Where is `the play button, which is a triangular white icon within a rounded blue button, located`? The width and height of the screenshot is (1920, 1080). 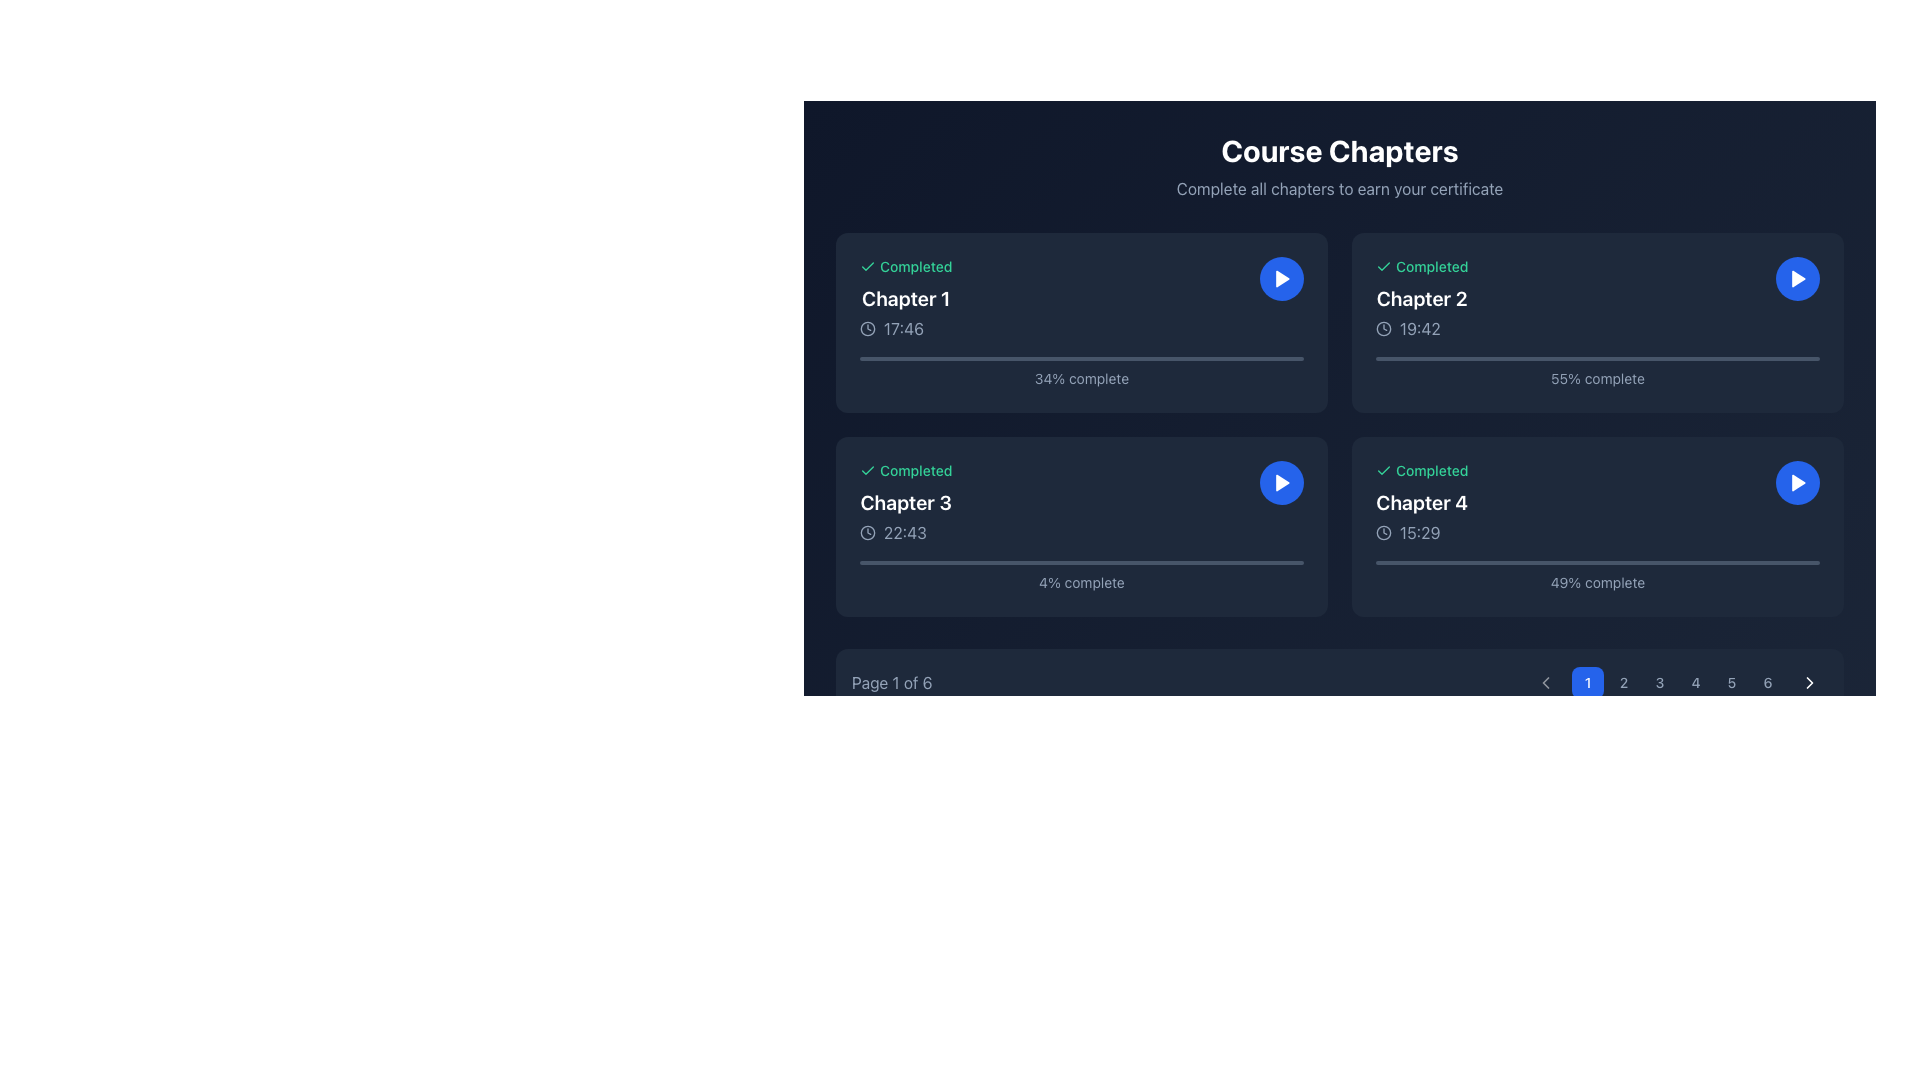
the play button, which is a triangular white icon within a rounded blue button, located is located at coordinates (1798, 278).